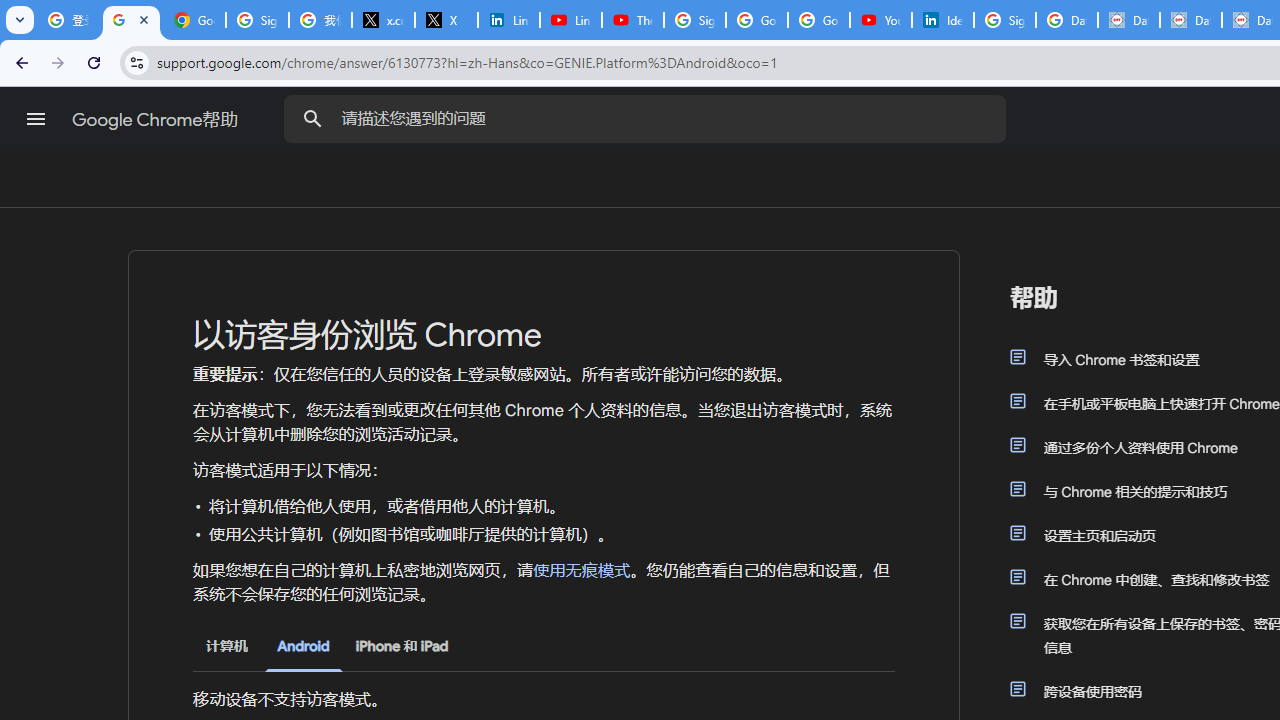  I want to click on 'Identity verification via Persona | LinkedIn Help', so click(941, 20).